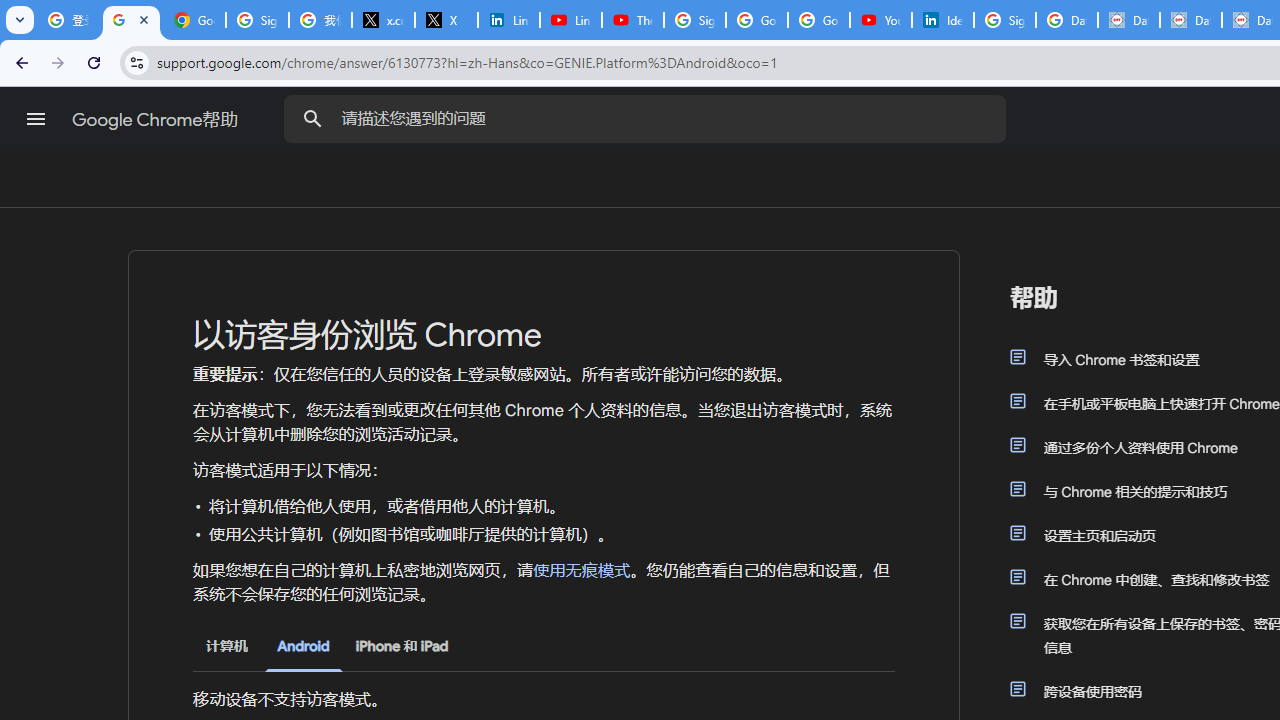  I want to click on 'Identity verification via Persona | LinkedIn Help', so click(941, 20).